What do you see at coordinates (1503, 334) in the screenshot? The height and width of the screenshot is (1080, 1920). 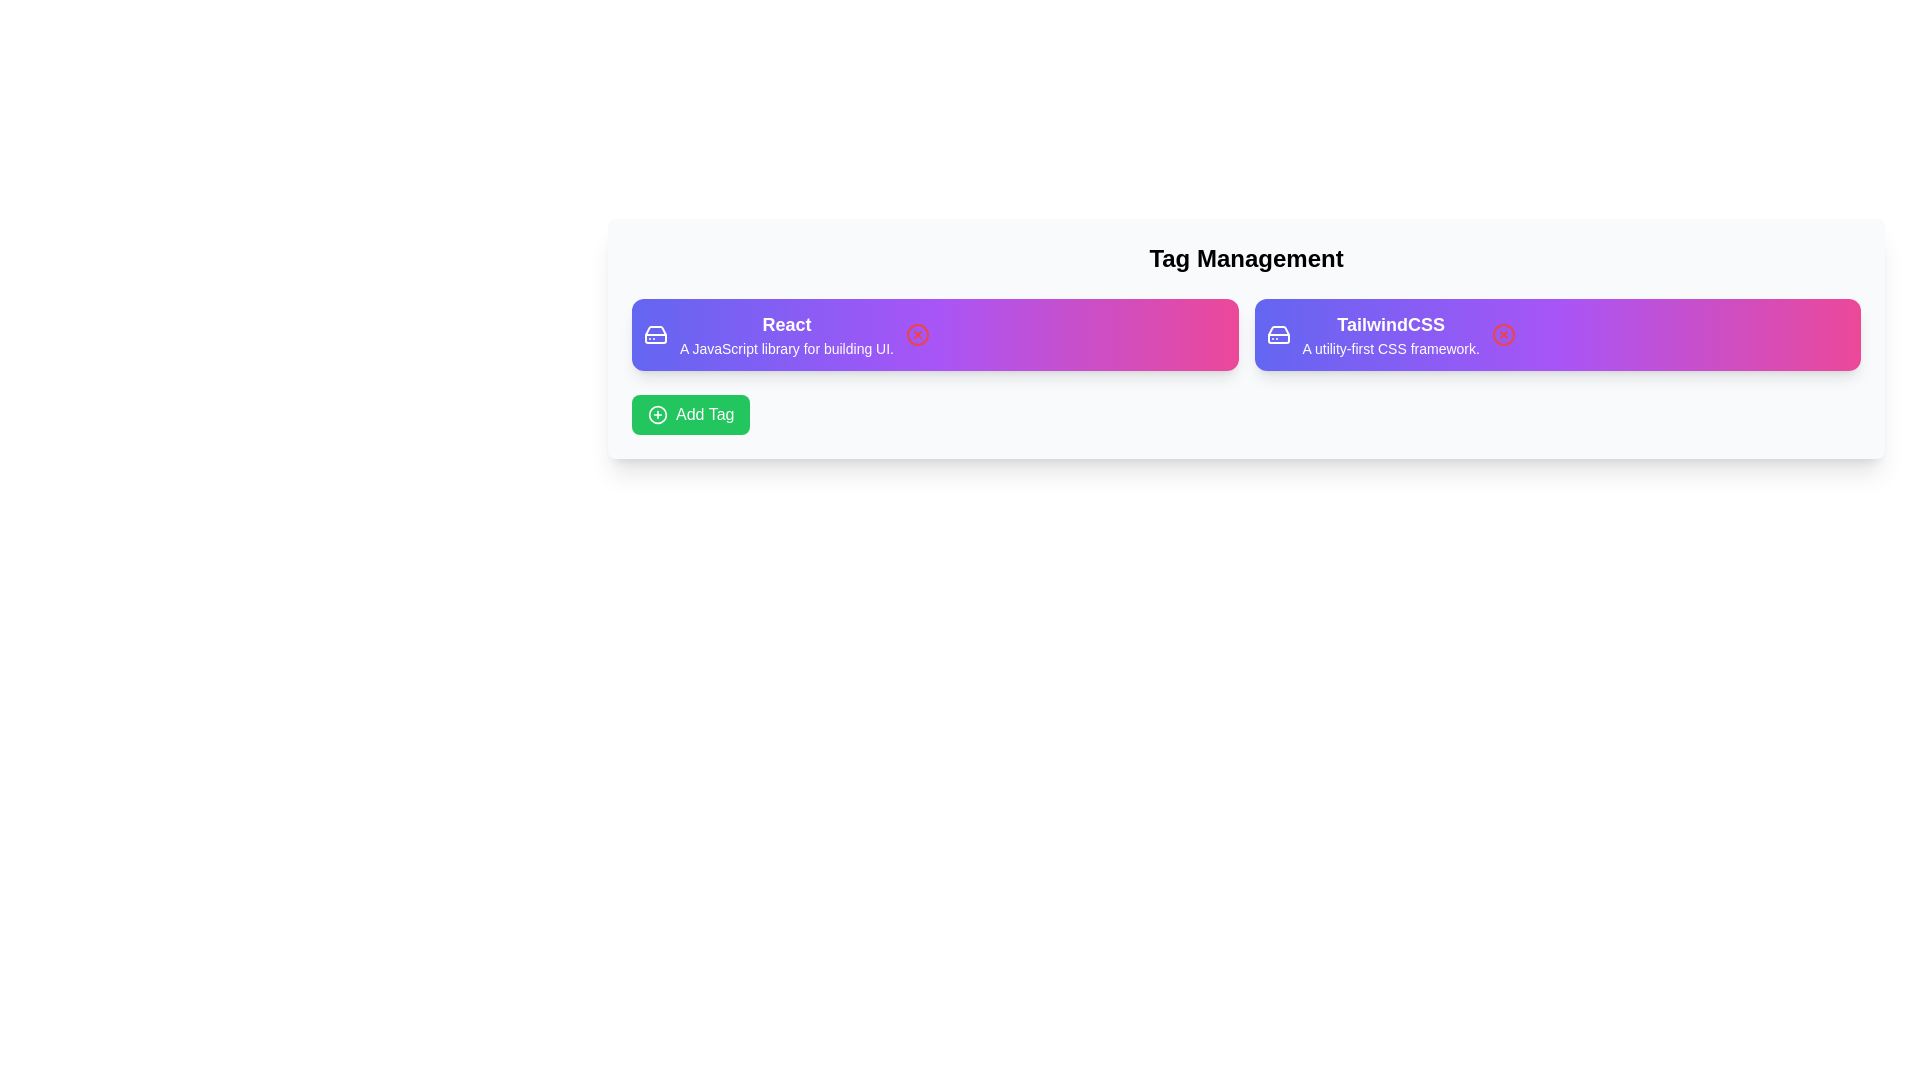 I see `the circular button icon with a red cross at the top-right corner of the TailwindCSS card to trigger the hover effect` at bounding box center [1503, 334].